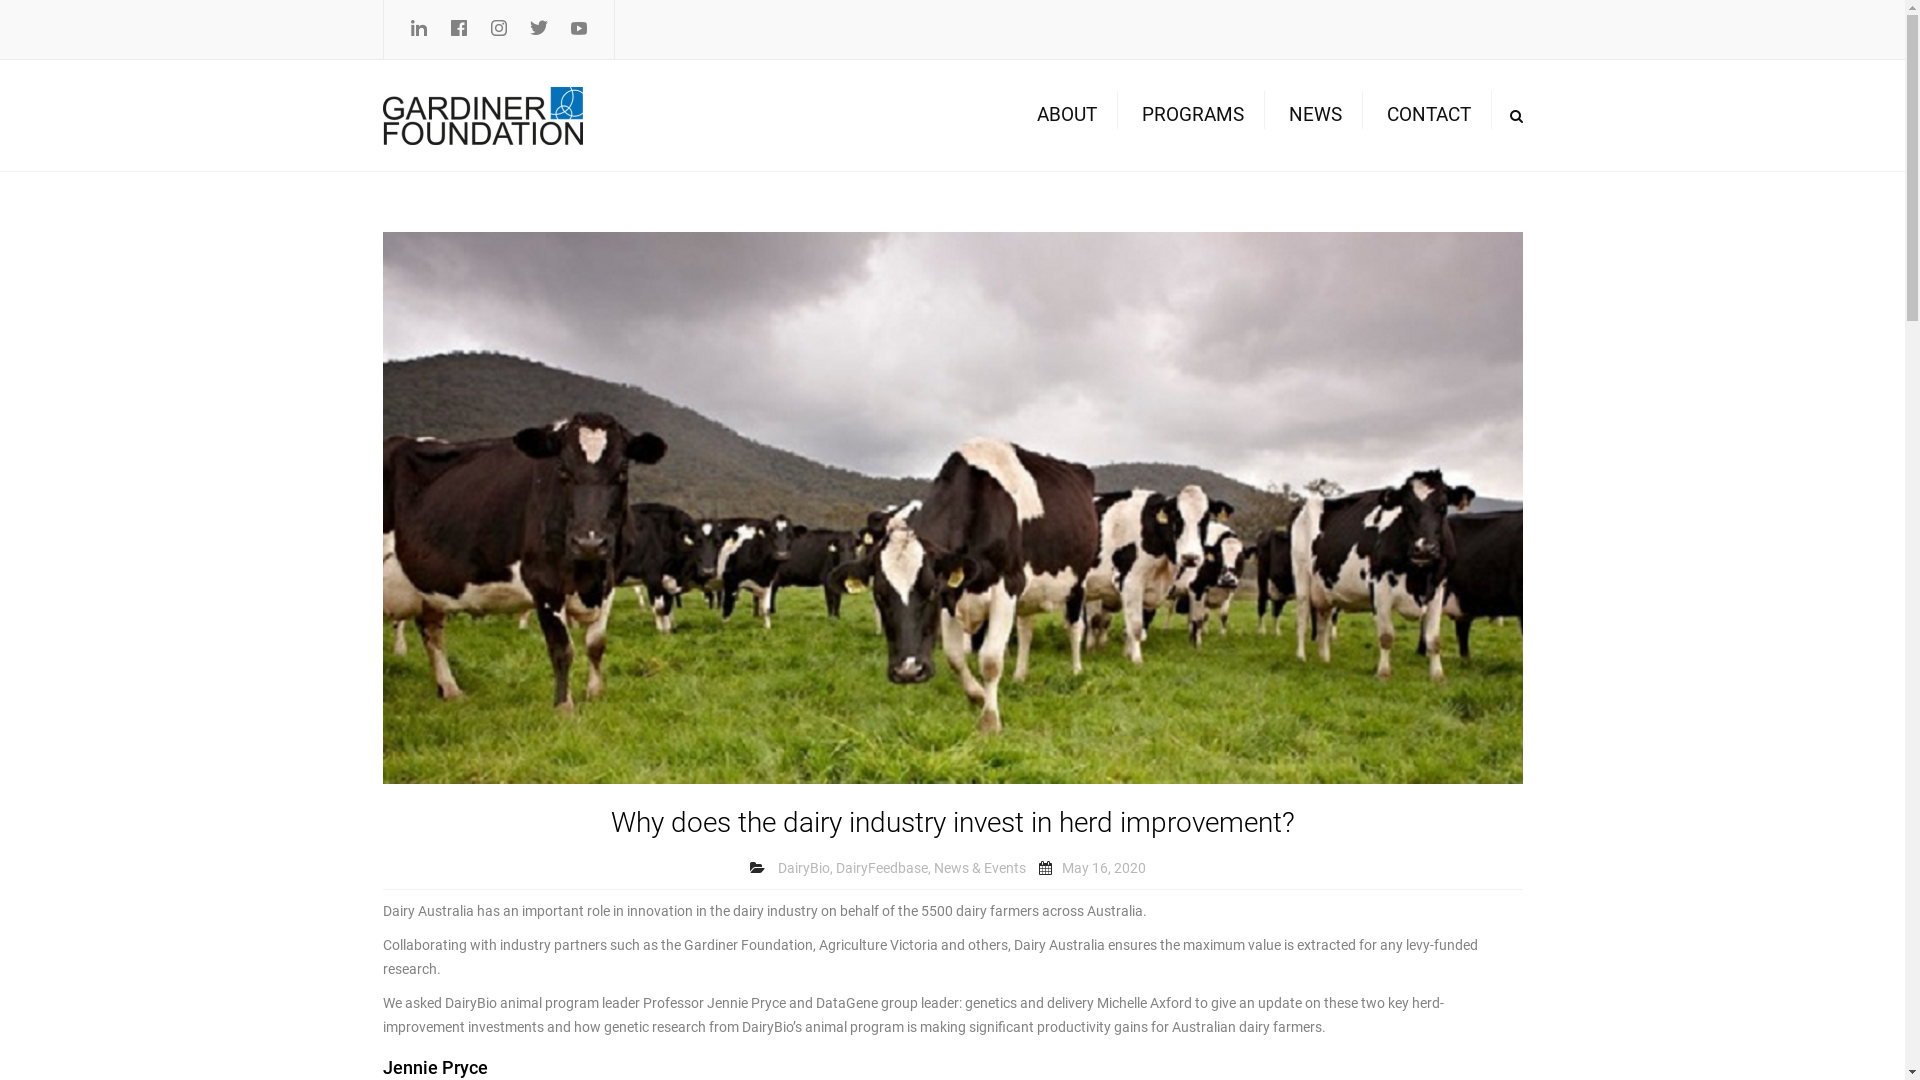  I want to click on 'ABOUT', so click(1026, 115).